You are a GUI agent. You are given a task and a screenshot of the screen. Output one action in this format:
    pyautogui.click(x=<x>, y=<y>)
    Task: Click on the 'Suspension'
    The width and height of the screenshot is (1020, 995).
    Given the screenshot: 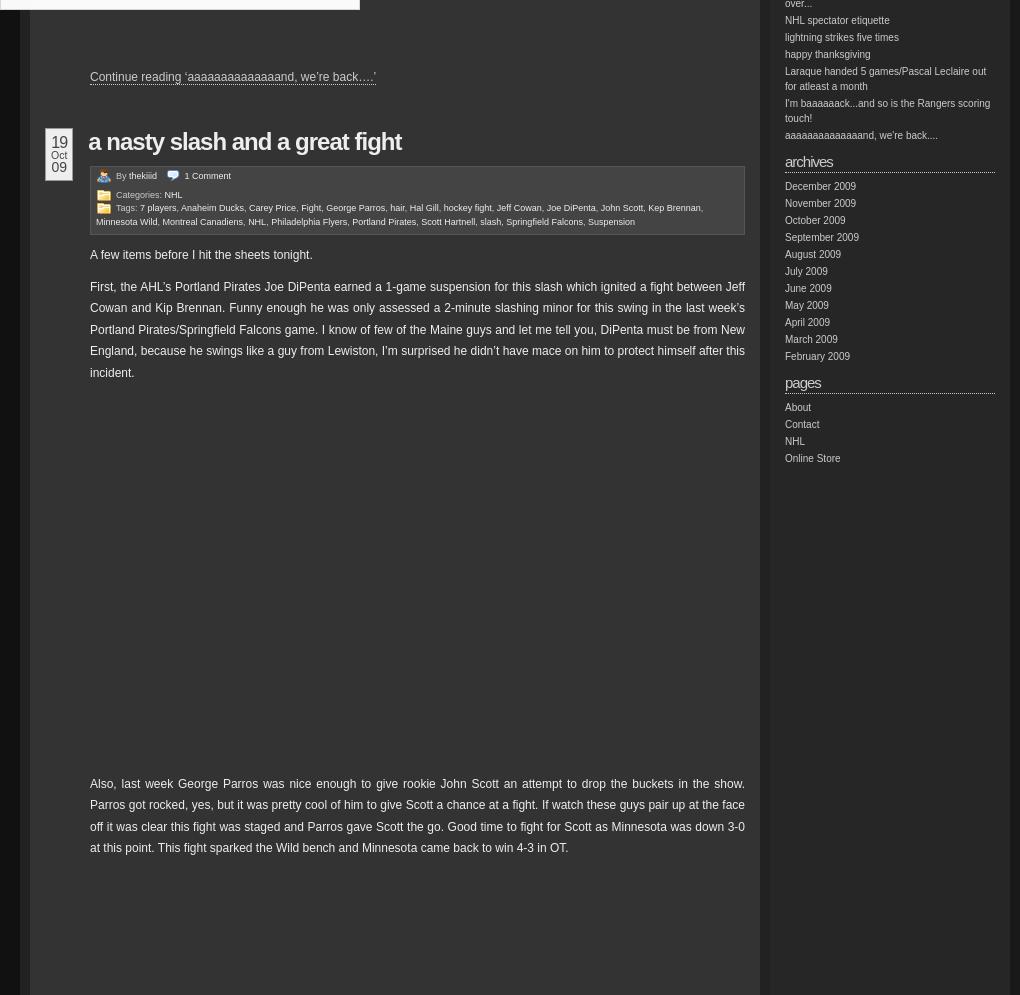 What is the action you would take?
    pyautogui.click(x=609, y=219)
    